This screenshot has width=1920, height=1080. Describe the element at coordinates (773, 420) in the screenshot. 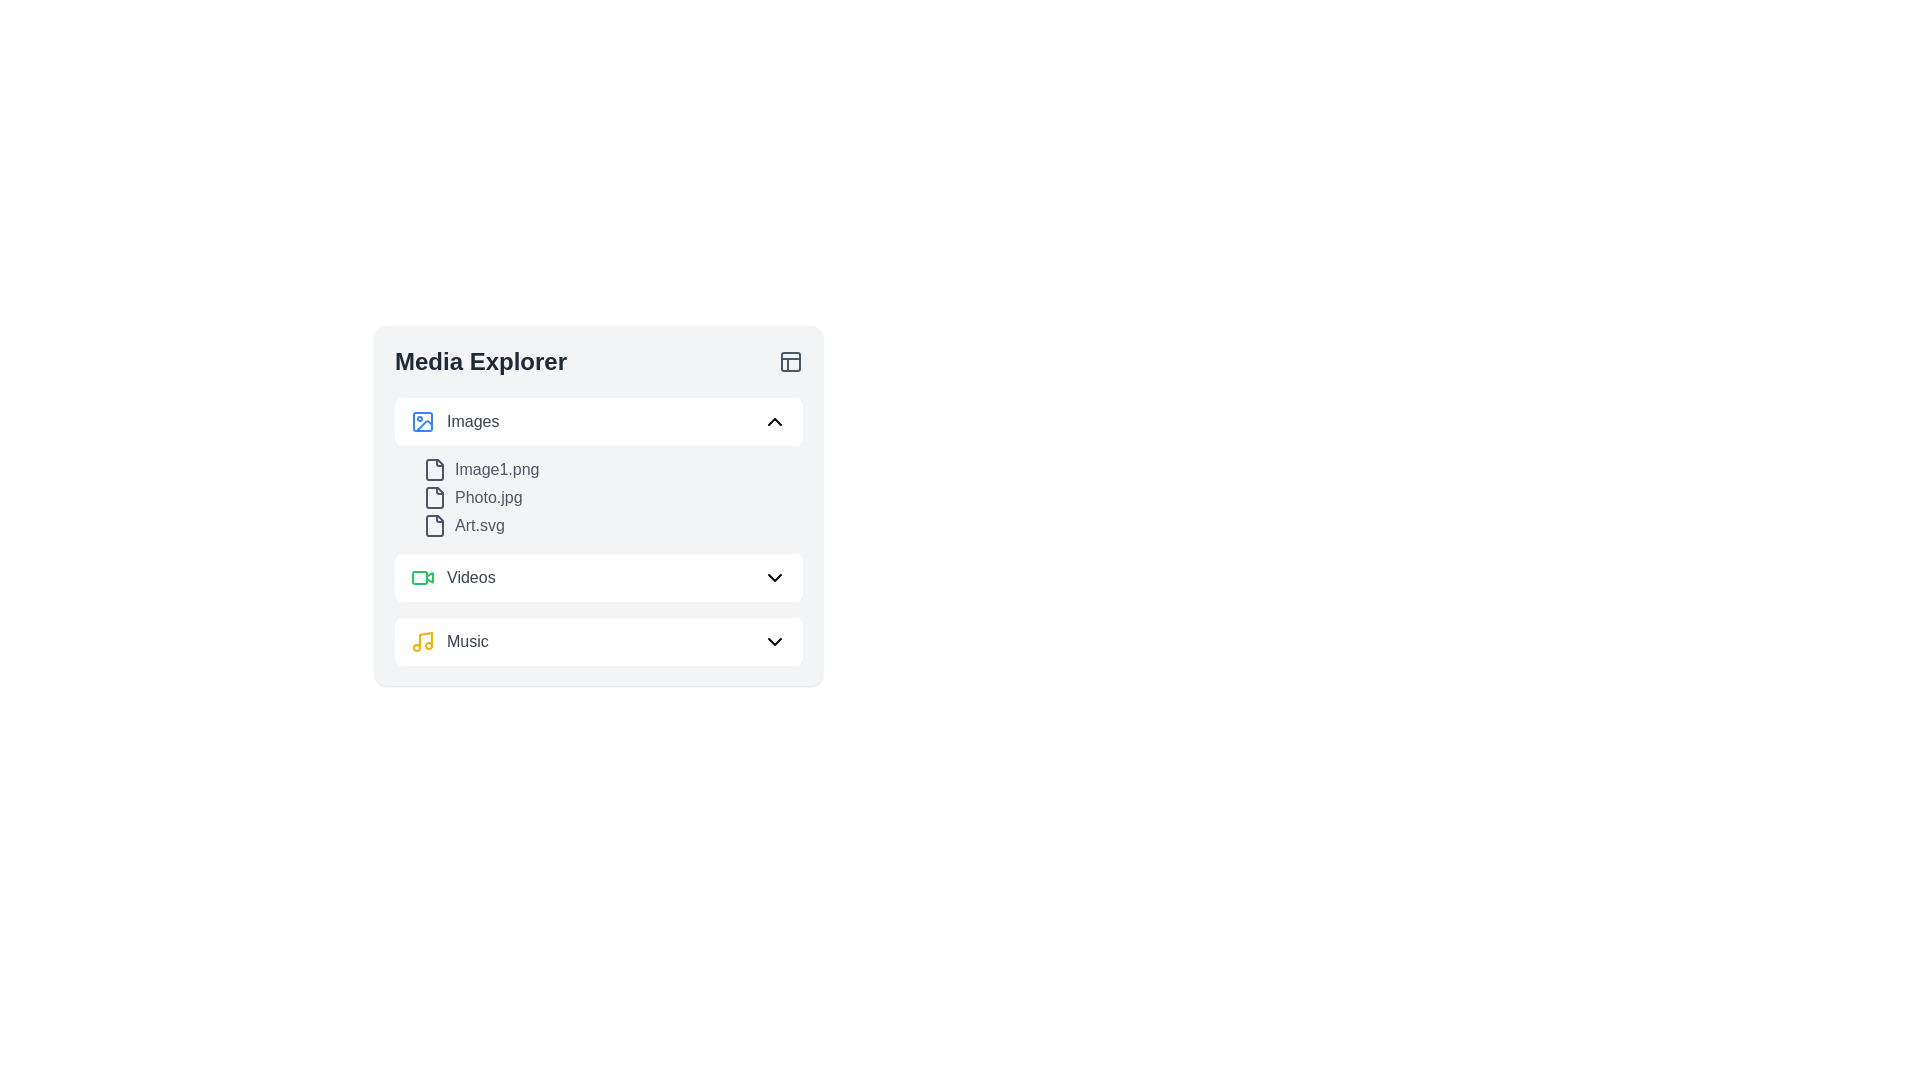

I see `the upward-pointing chevron icon next to the 'Images' label` at that location.